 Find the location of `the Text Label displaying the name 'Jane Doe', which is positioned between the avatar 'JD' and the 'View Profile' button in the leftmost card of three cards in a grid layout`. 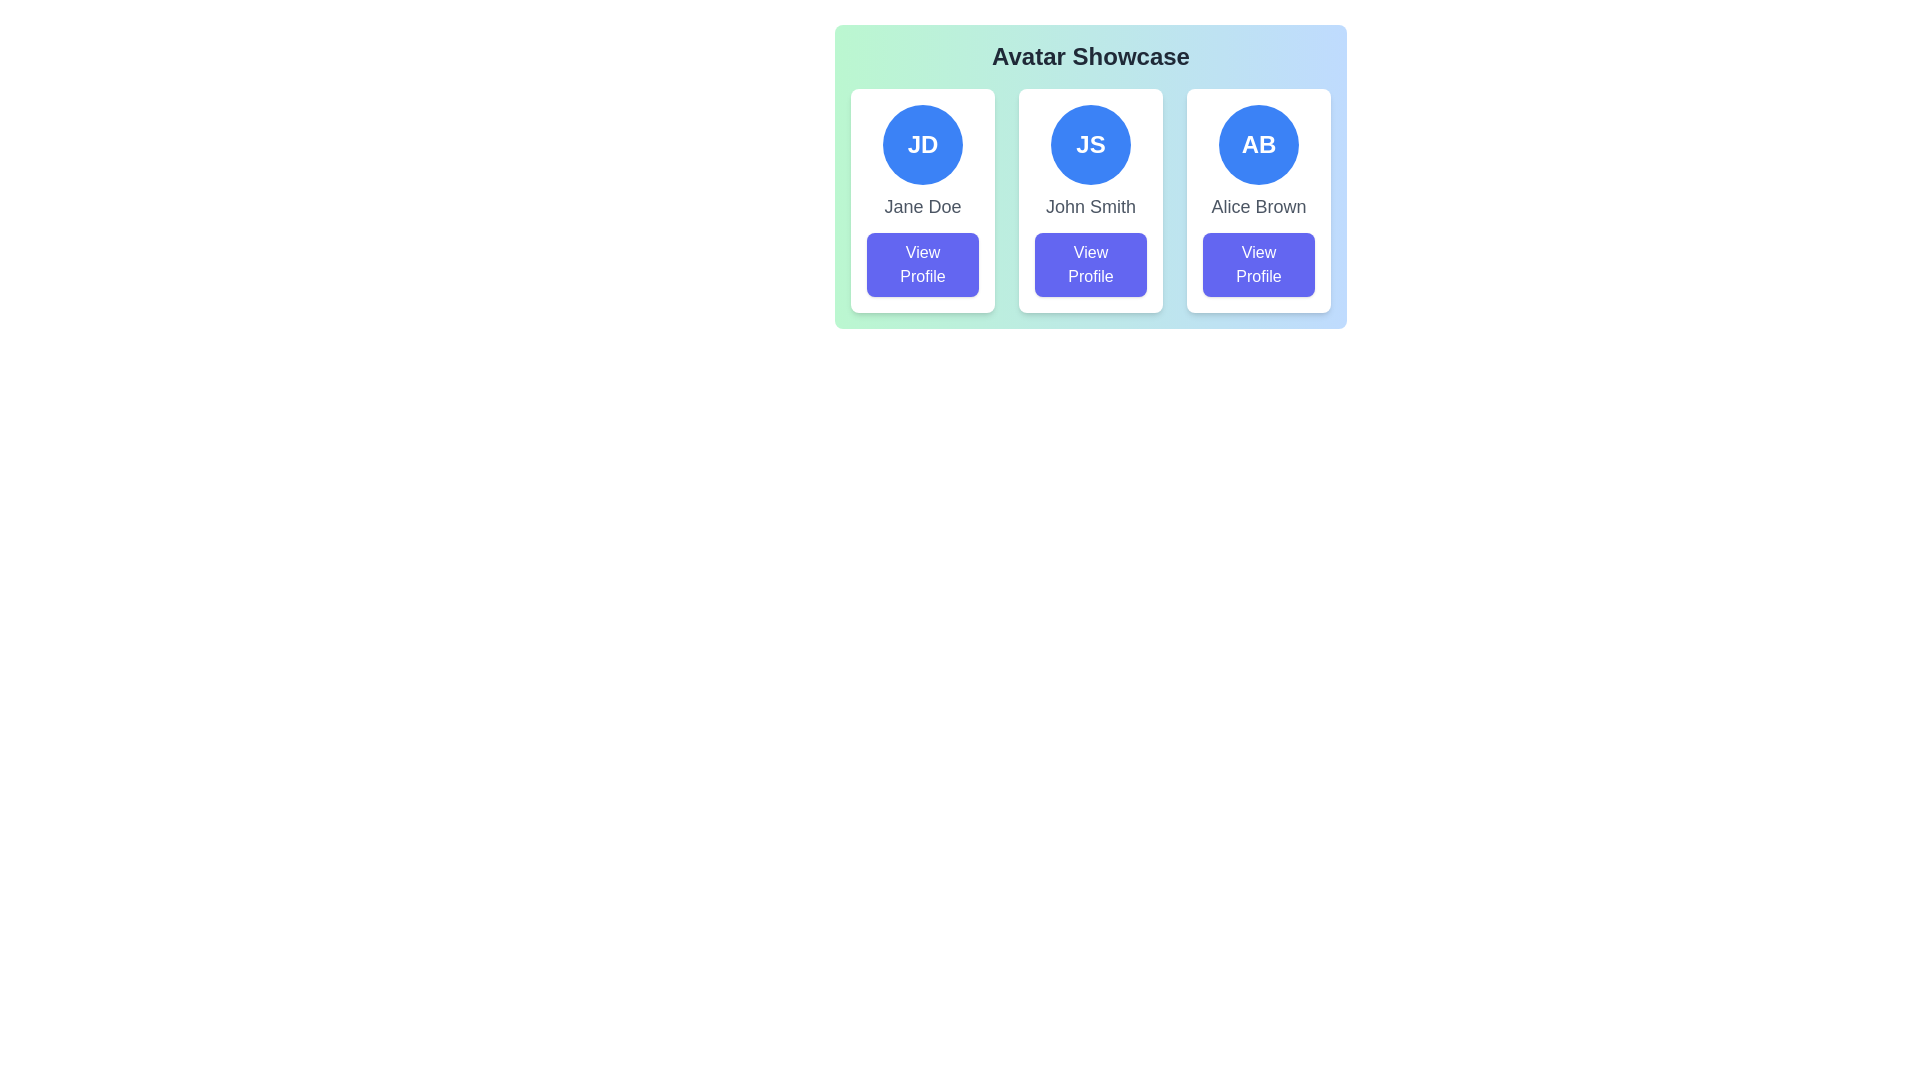

the Text Label displaying the name 'Jane Doe', which is positioned between the avatar 'JD' and the 'View Profile' button in the leftmost card of three cards in a grid layout is located at coordinates (921, 207).